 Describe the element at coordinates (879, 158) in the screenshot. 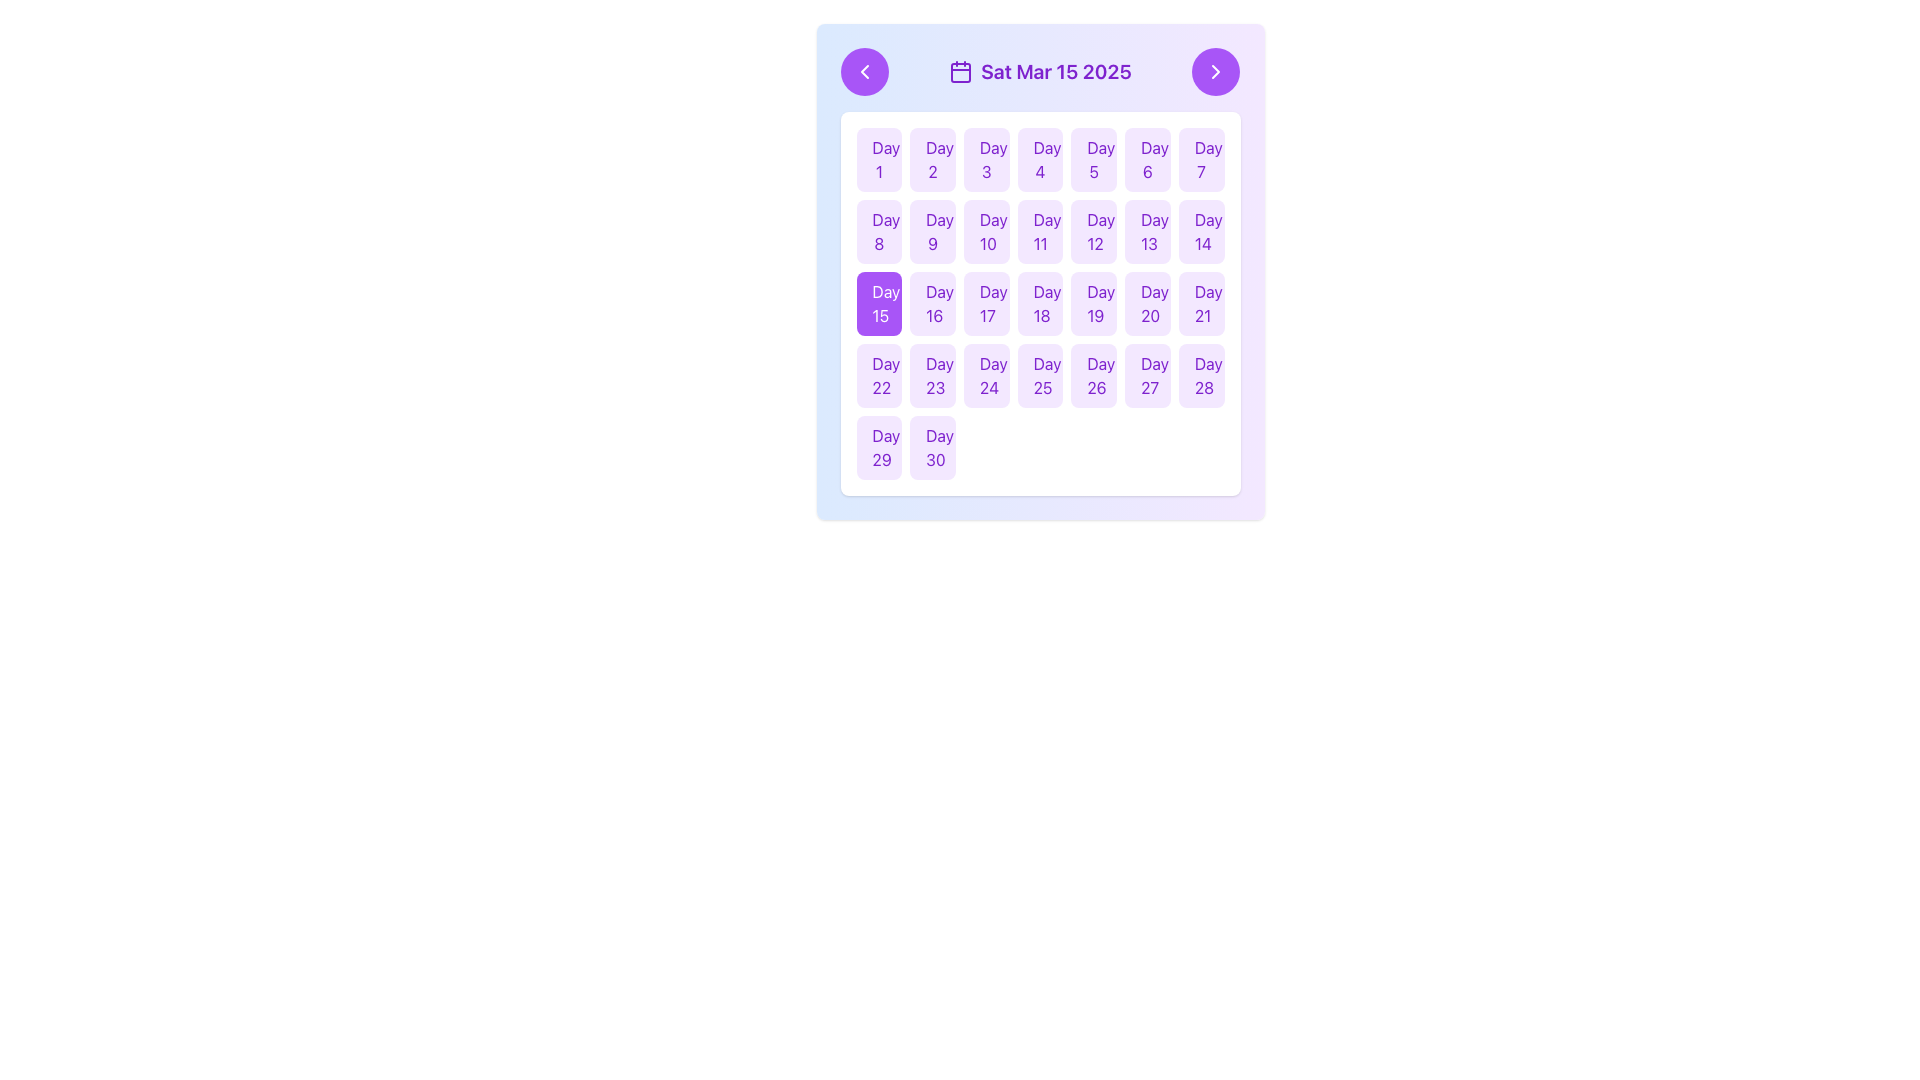

I see `the first day button in the calendar month, which is positioned at the top-left corner of the grid layout` at that location.